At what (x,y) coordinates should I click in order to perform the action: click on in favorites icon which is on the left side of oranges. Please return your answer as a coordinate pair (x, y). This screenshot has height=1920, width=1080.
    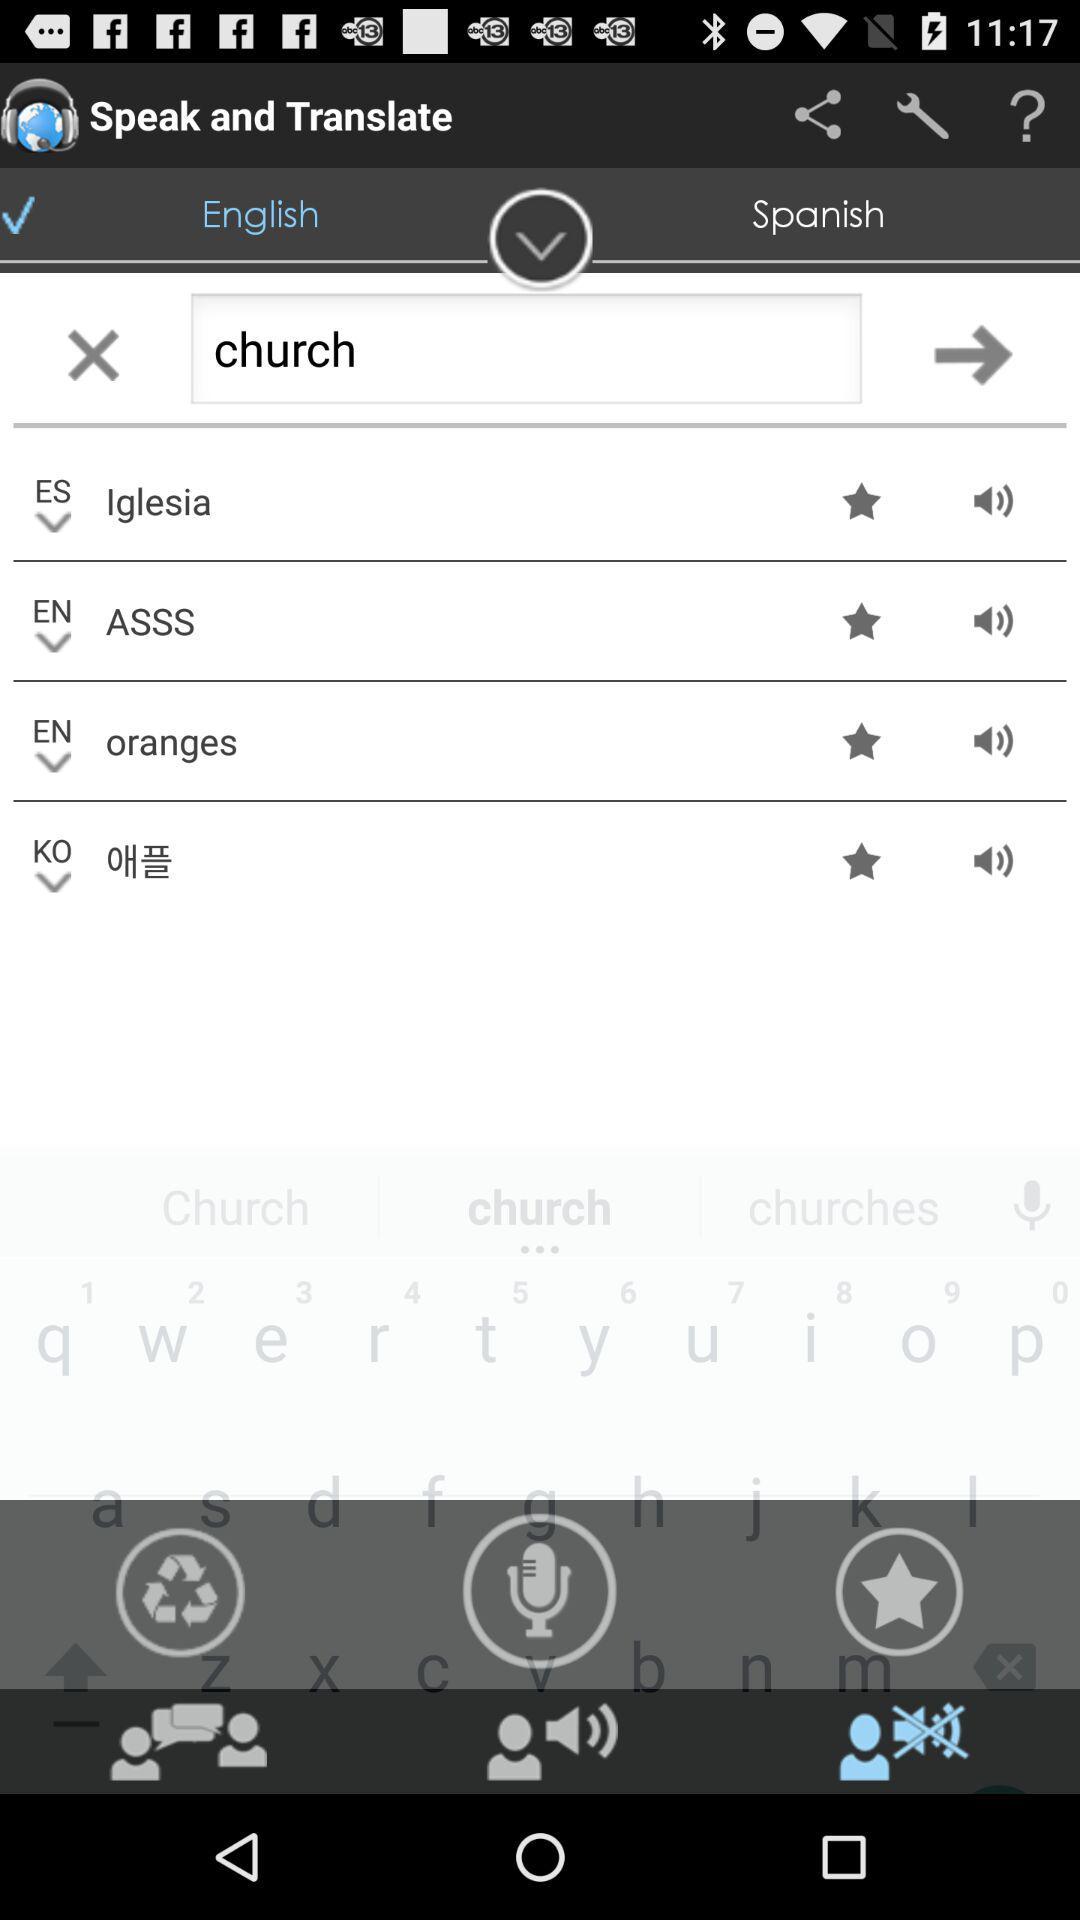
    Looking at the image, I should click on (860, 739).